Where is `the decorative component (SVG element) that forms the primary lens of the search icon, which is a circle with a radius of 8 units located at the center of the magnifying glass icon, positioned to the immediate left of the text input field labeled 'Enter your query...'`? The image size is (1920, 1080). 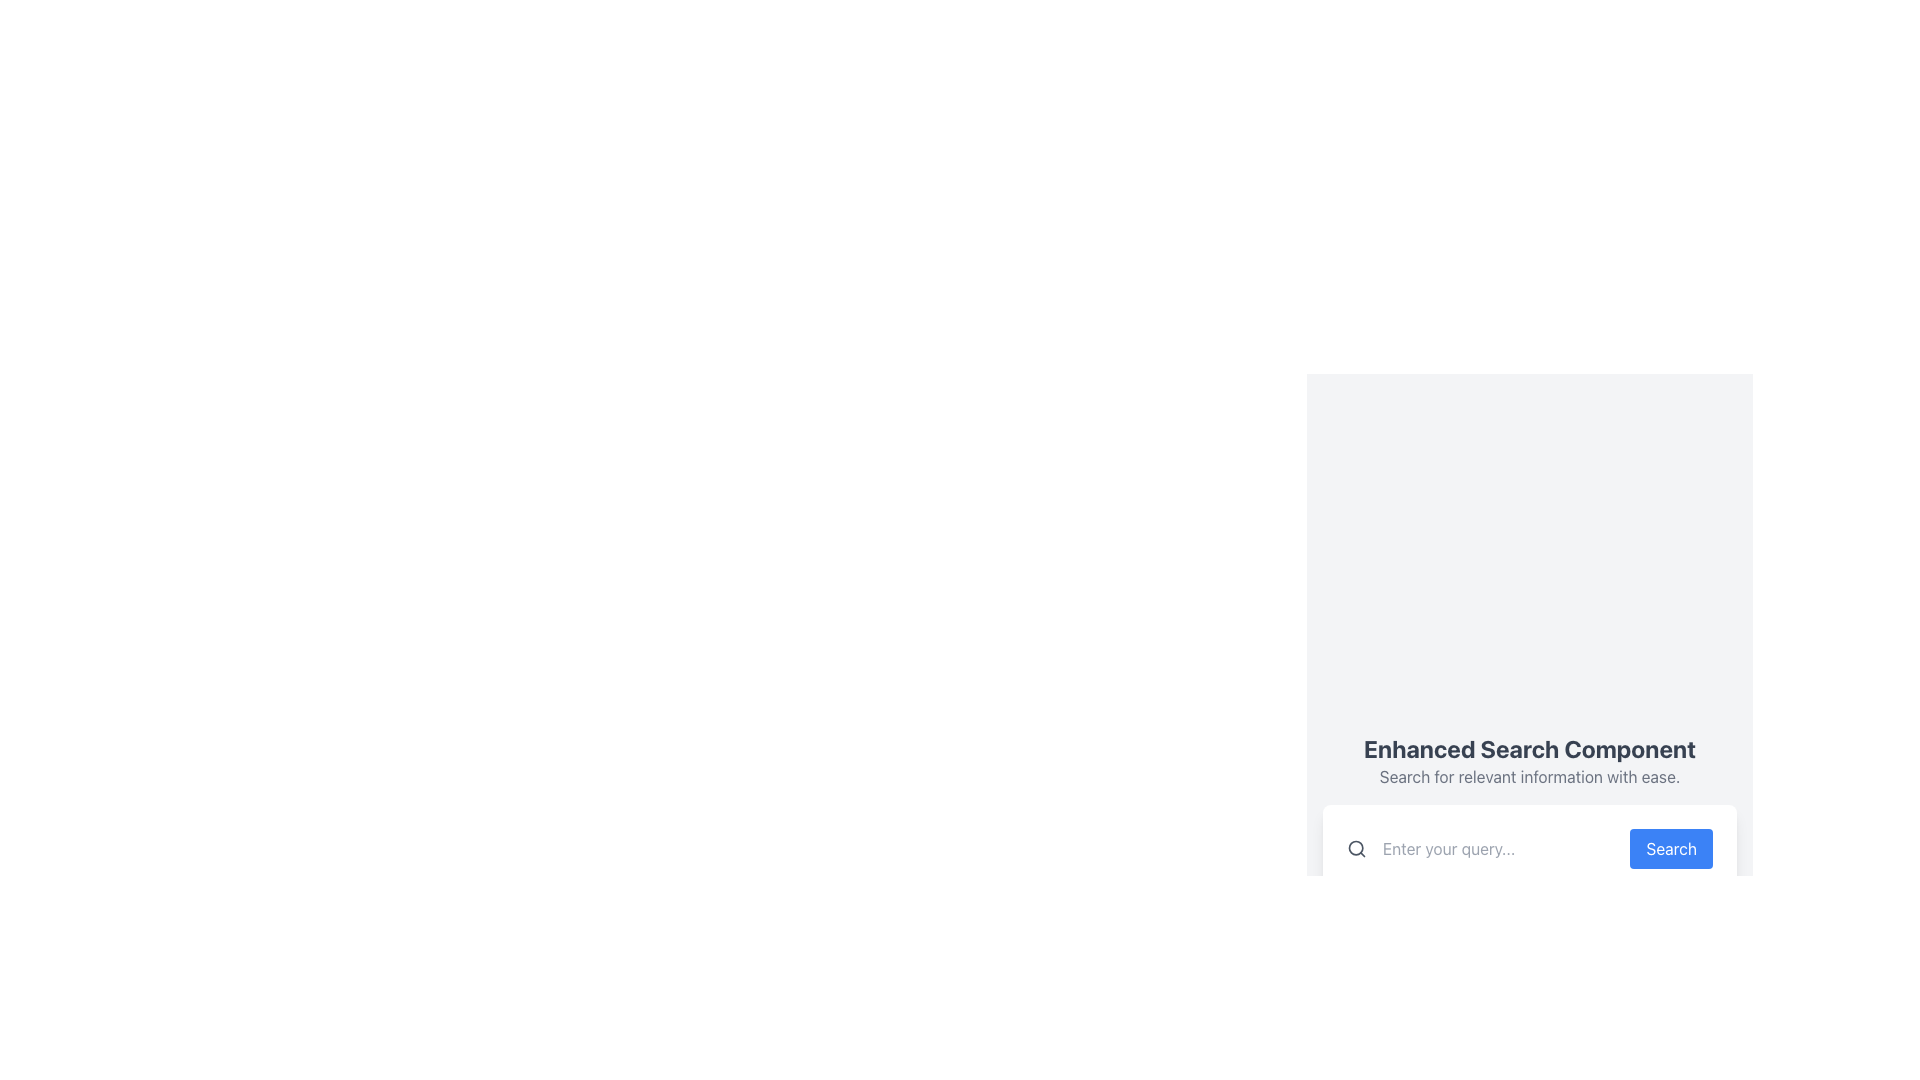
the decorative component (SVG element) that forms the primary lens of the search icon, which is a circle with a radius of 8 units located at the center of the magnifying glass icon, positioned to the immediate left of the text input field labeled 'Enter your query...' is located at coordinates (1356, 847).